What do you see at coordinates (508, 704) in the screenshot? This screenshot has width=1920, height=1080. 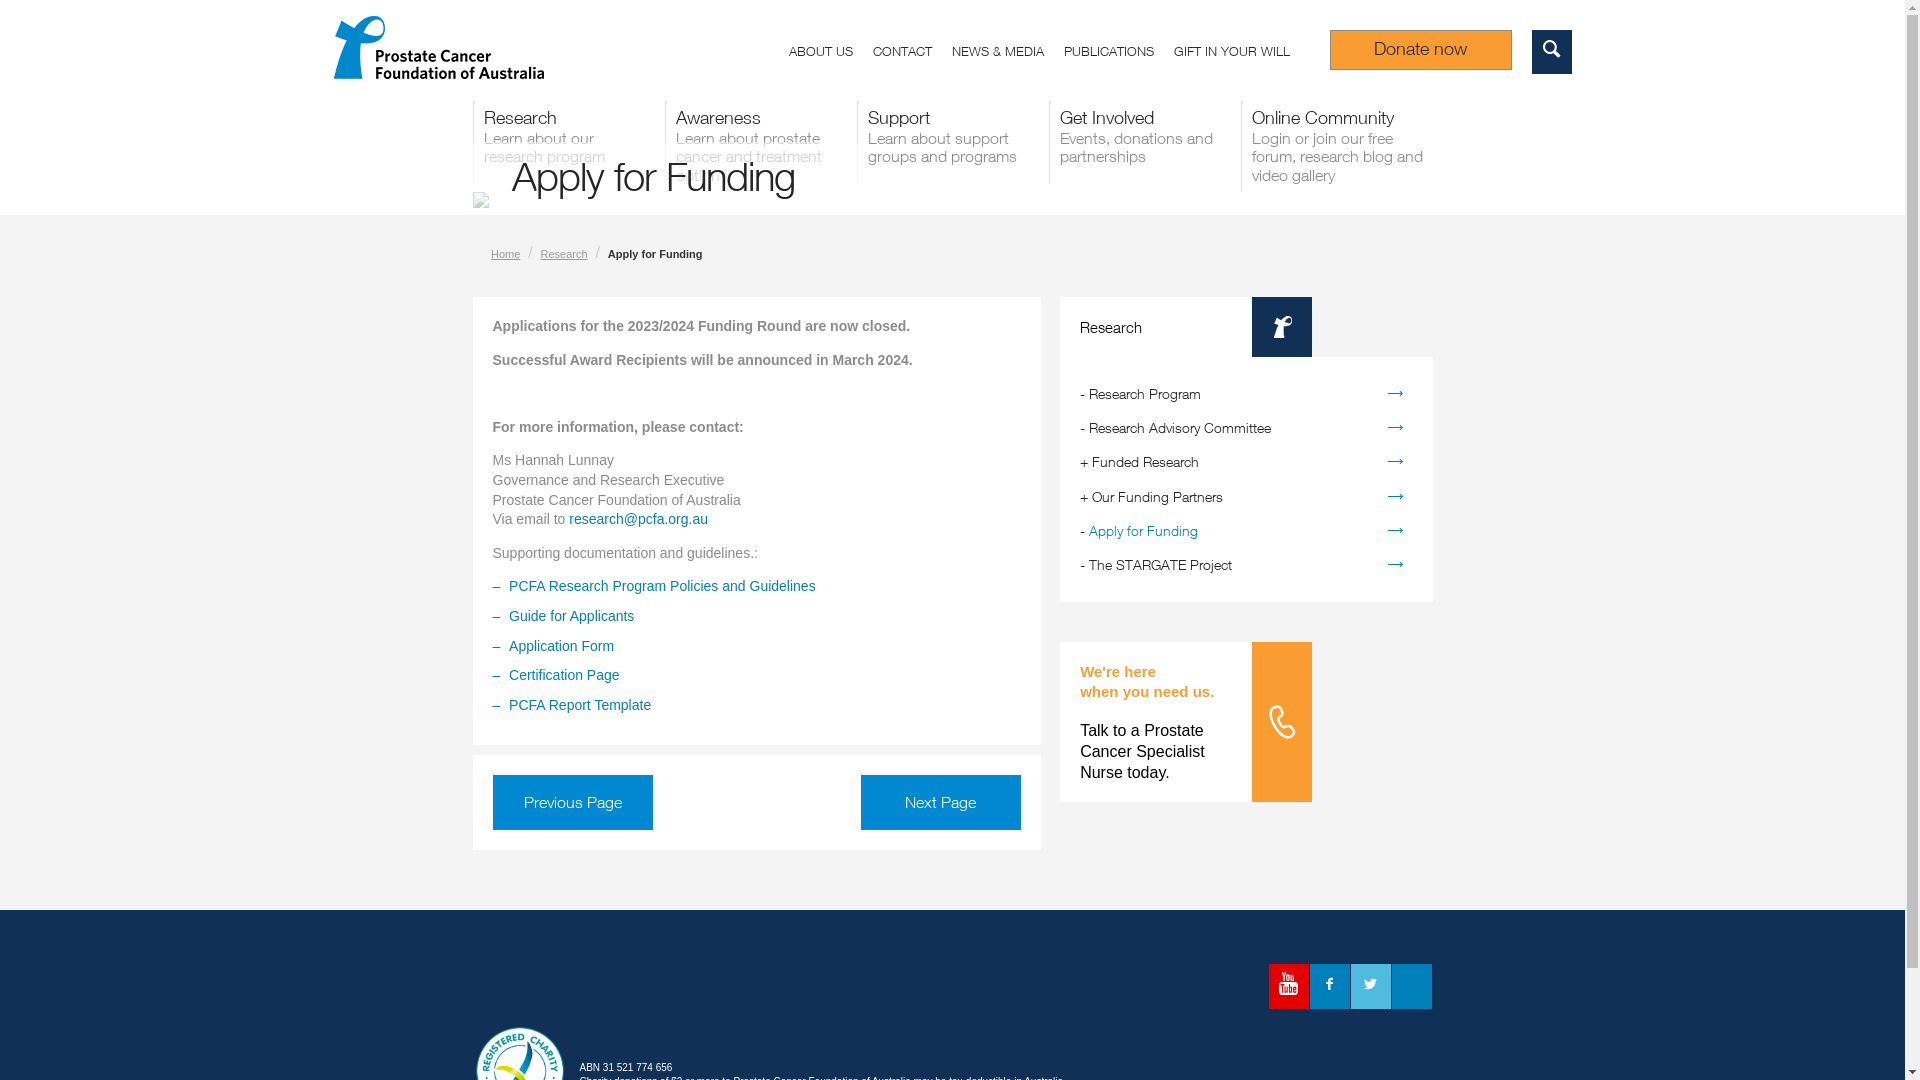 I see `'PCFA Report Template'` at bounding box center [508, 704].